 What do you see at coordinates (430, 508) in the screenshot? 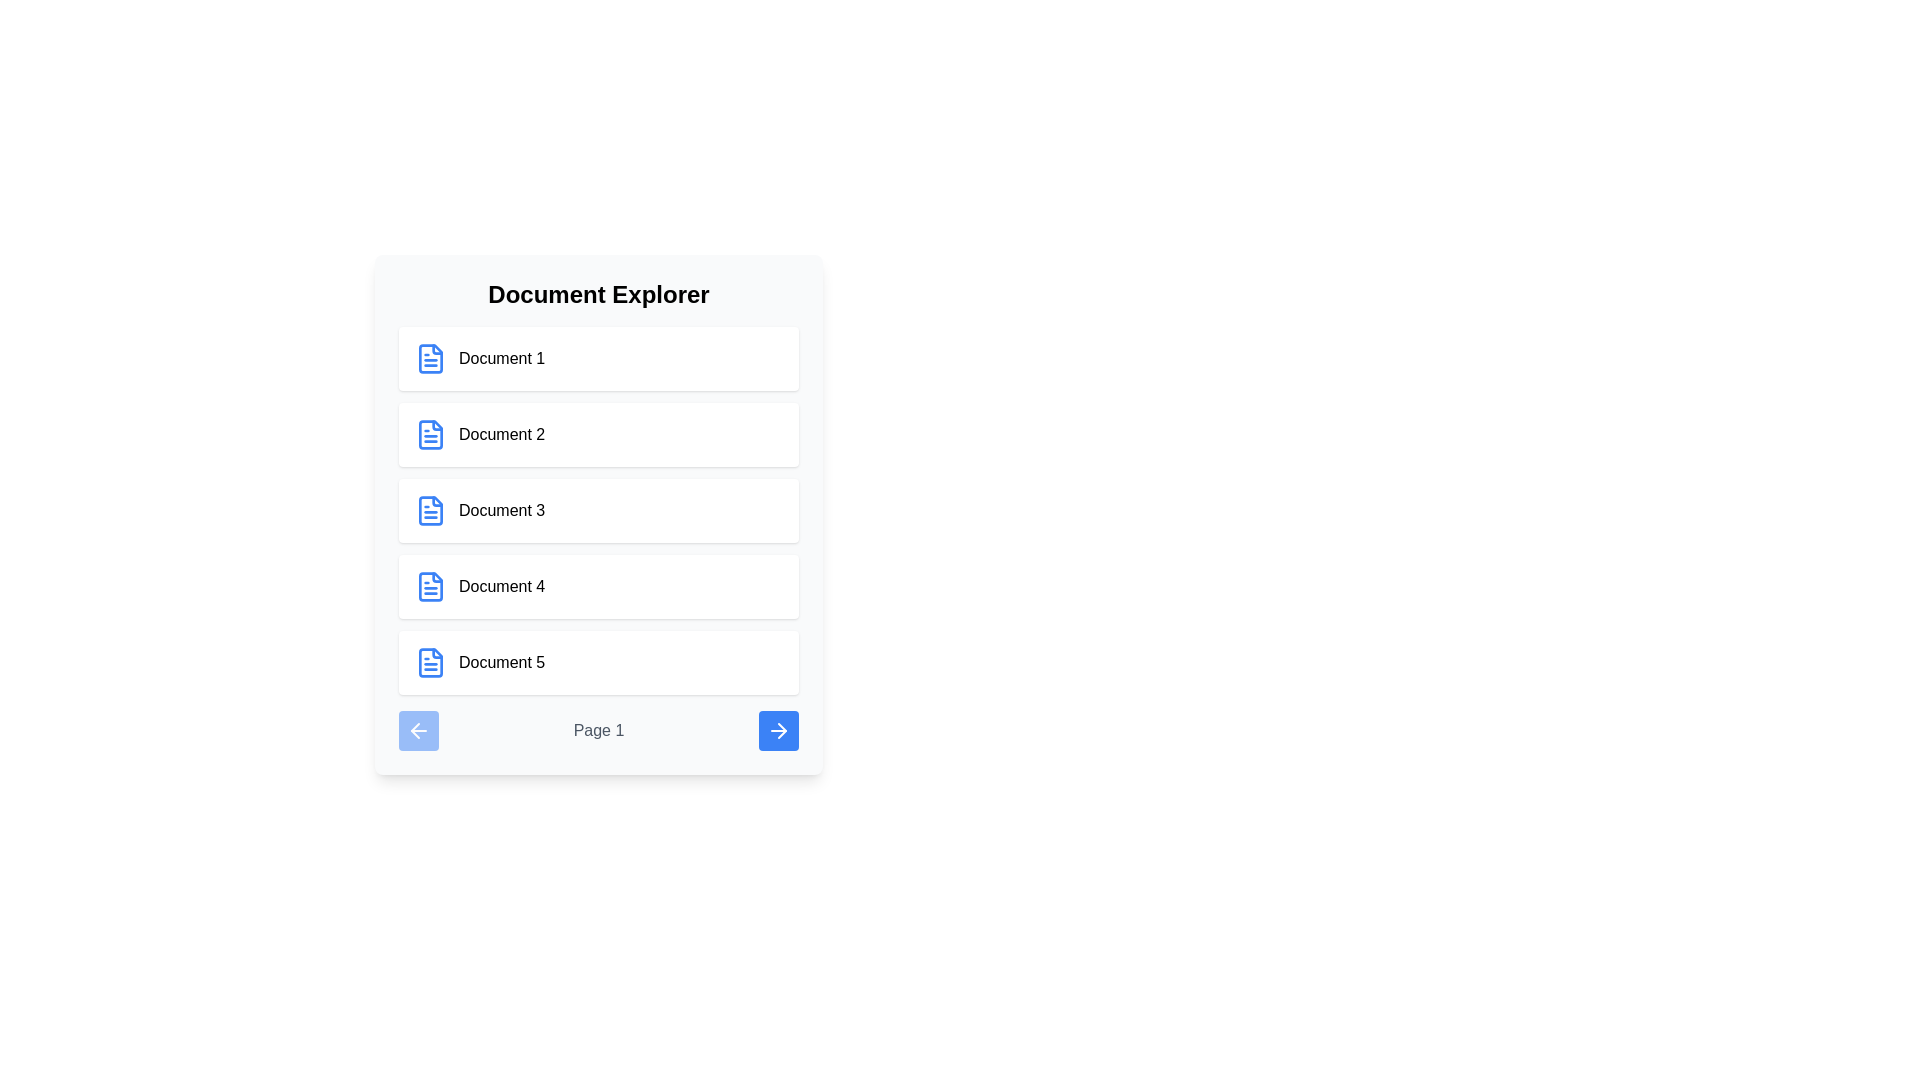
I see `the blue file icon located to the left of the label 'Document 3'` at bounding box center [430, 508].